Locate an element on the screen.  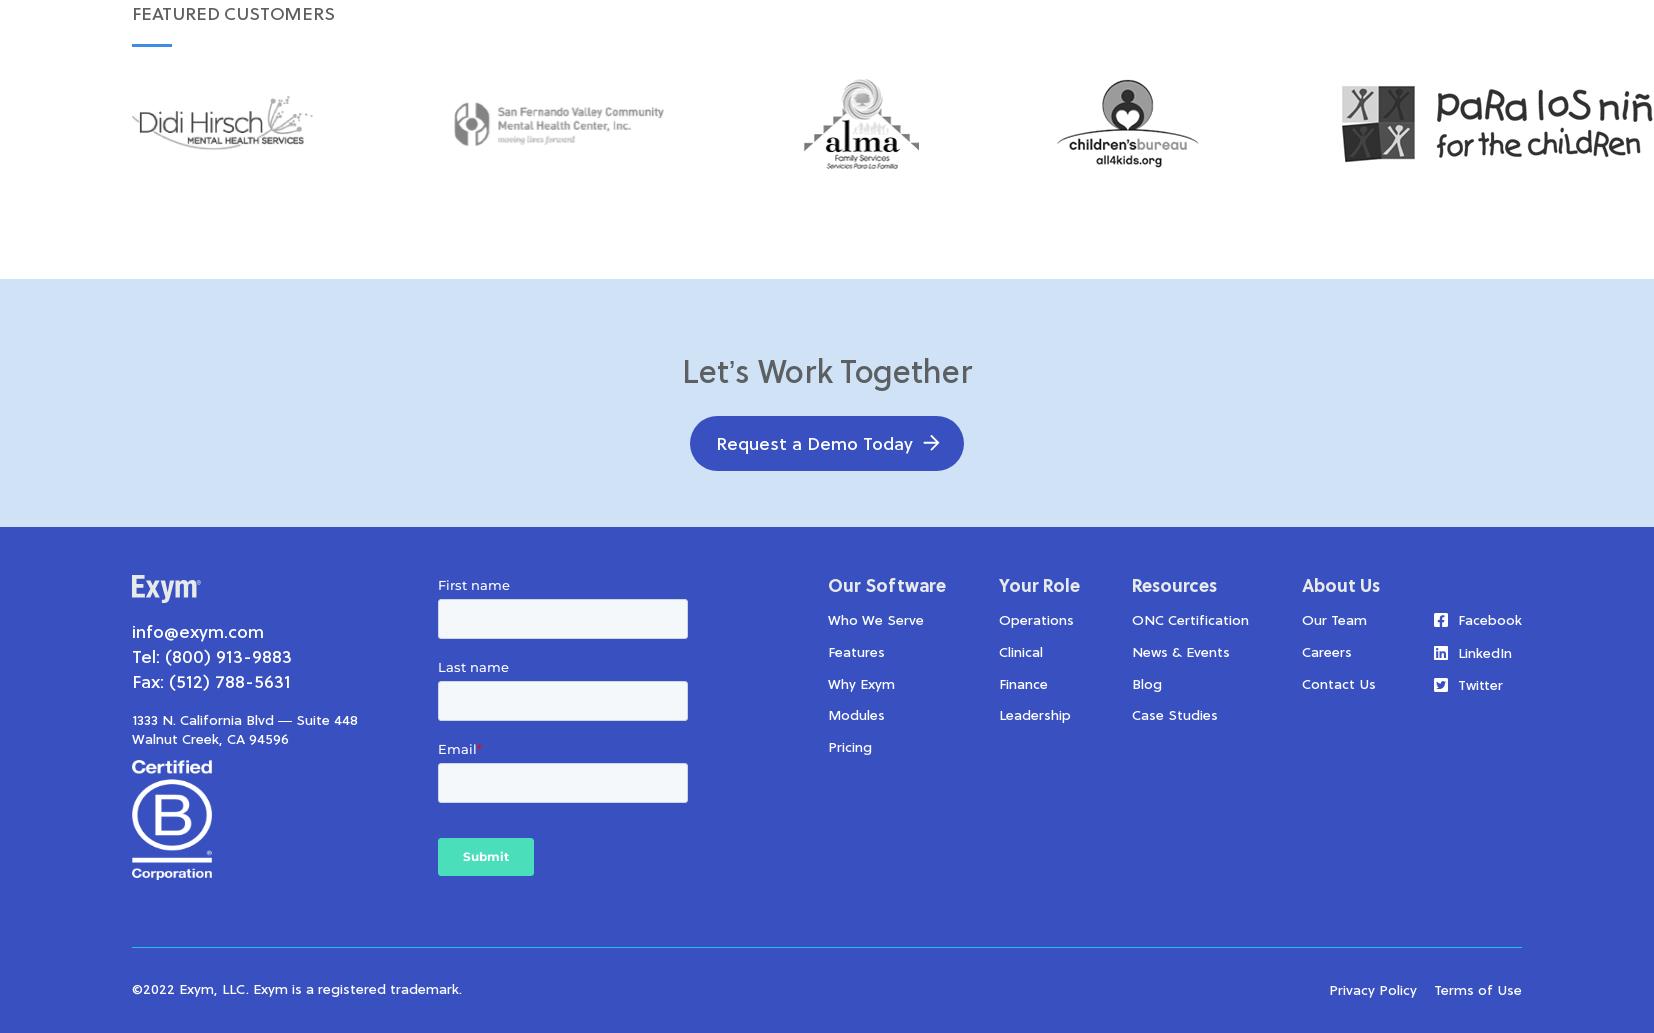
'©2022 Exym, LLC. Exym is a registered trademark.' is located at coordinates (296, 989).